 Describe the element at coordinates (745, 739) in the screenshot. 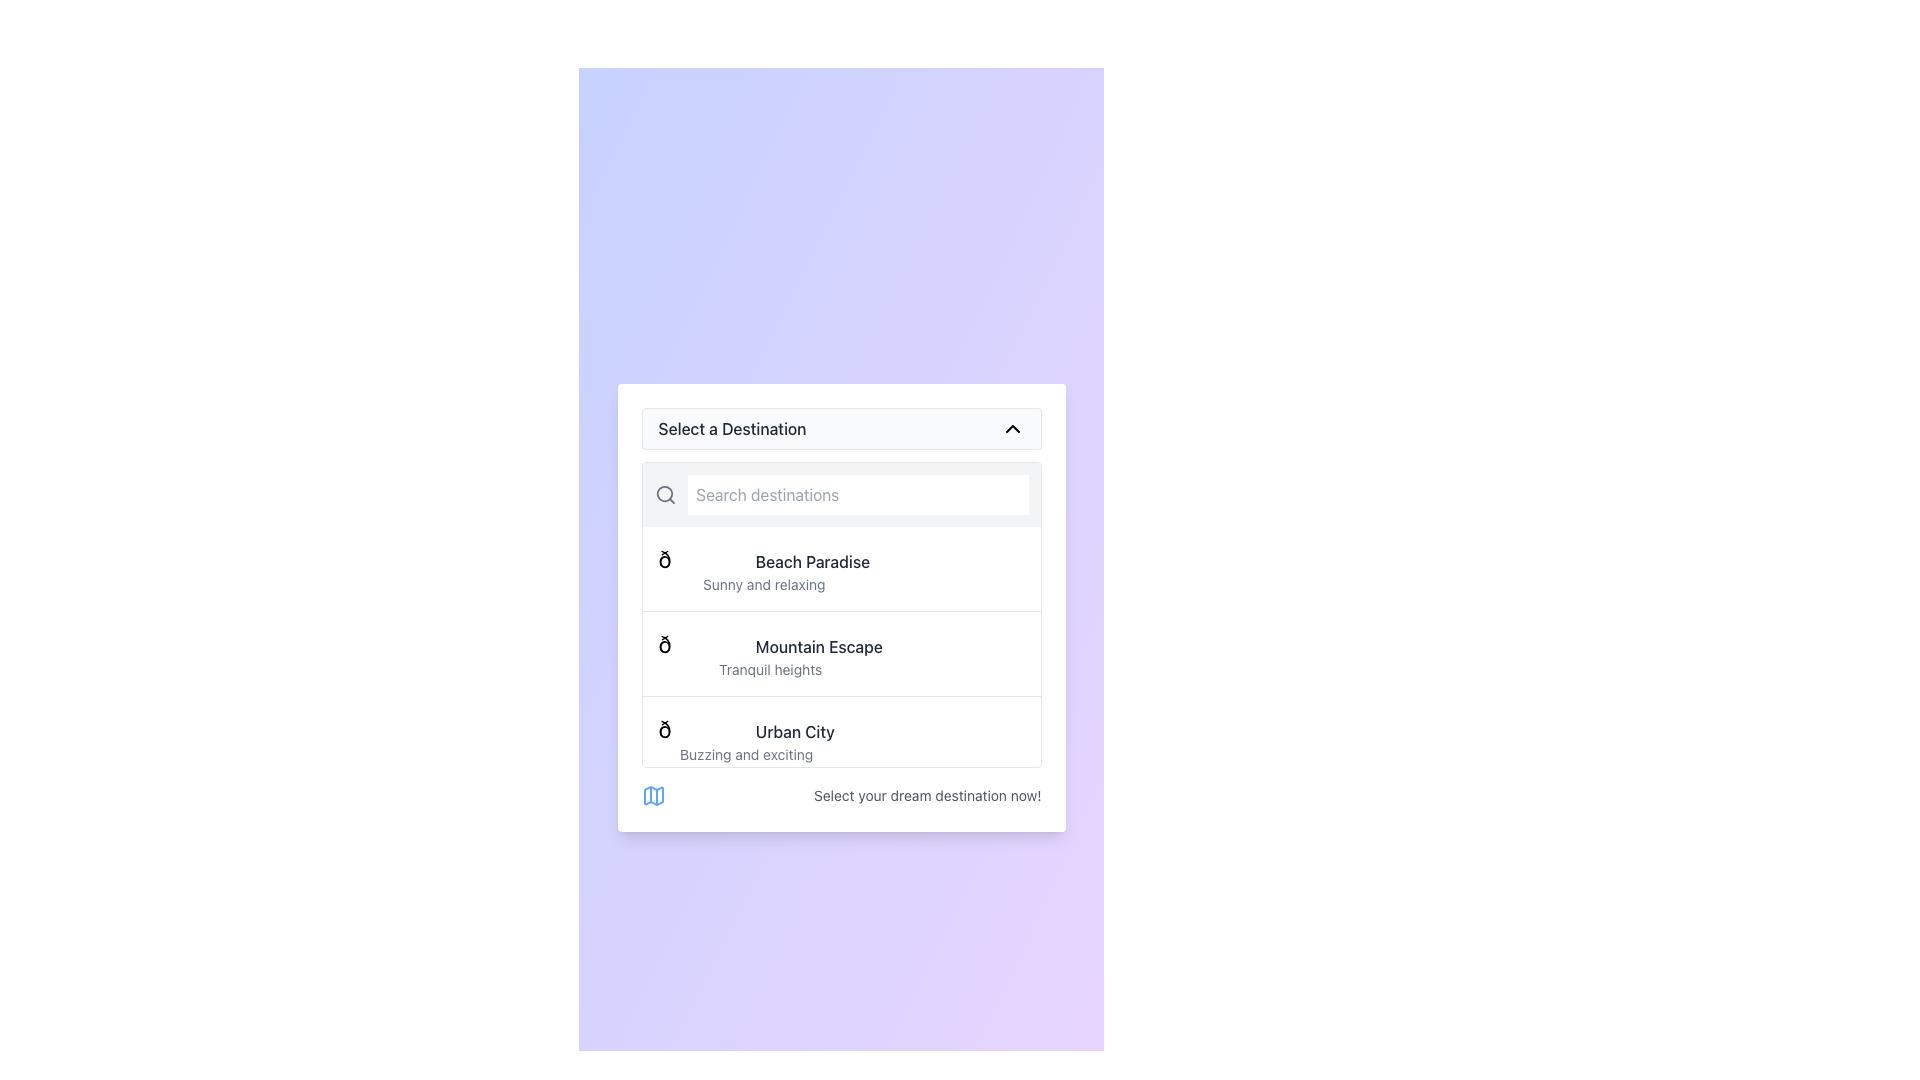

I see `the list item entry displaying 'Urban City' with the subtitle 'Buzzing and exciting'` at that location.